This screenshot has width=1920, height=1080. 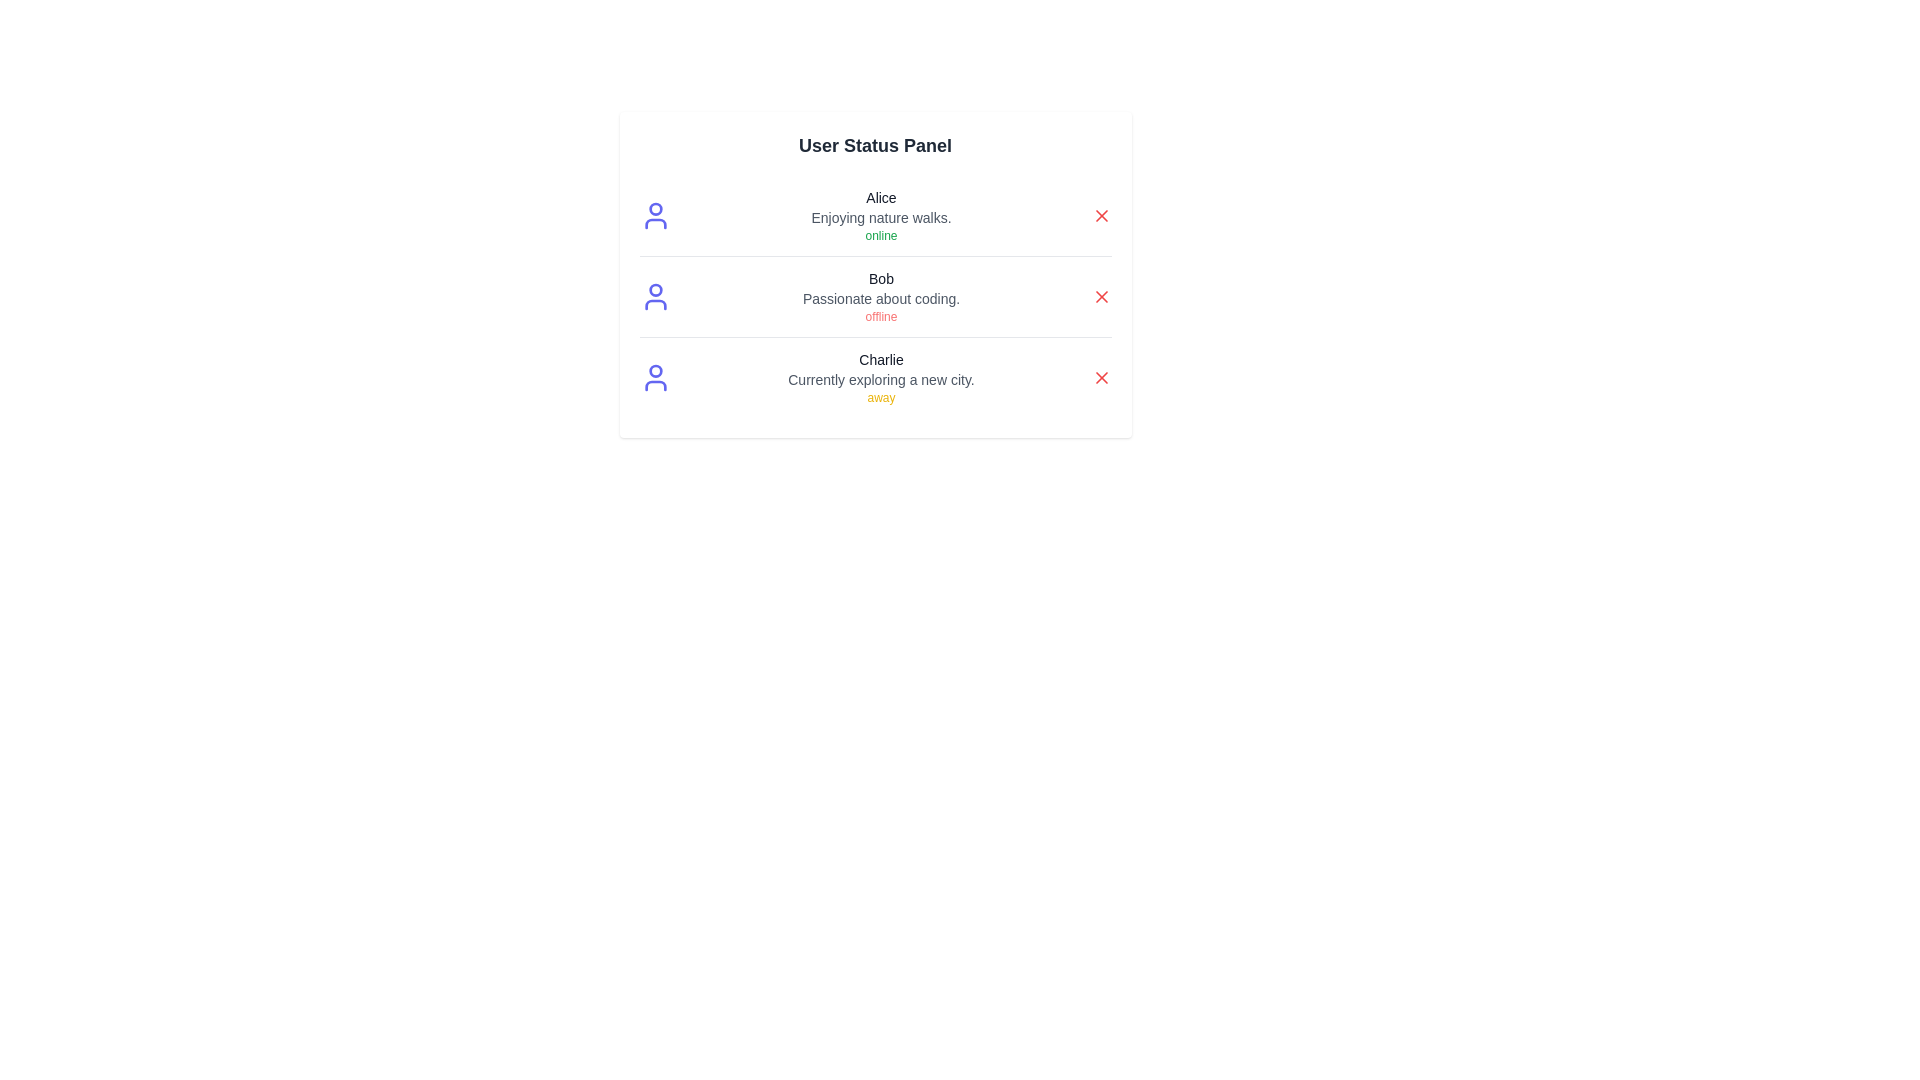 What do you see at coordinates (880, 234) in the screenshot?
I see `the text label indicating the availability status of the user 'Alice', which shows that they are currently online` at bounding box center [880, 234].